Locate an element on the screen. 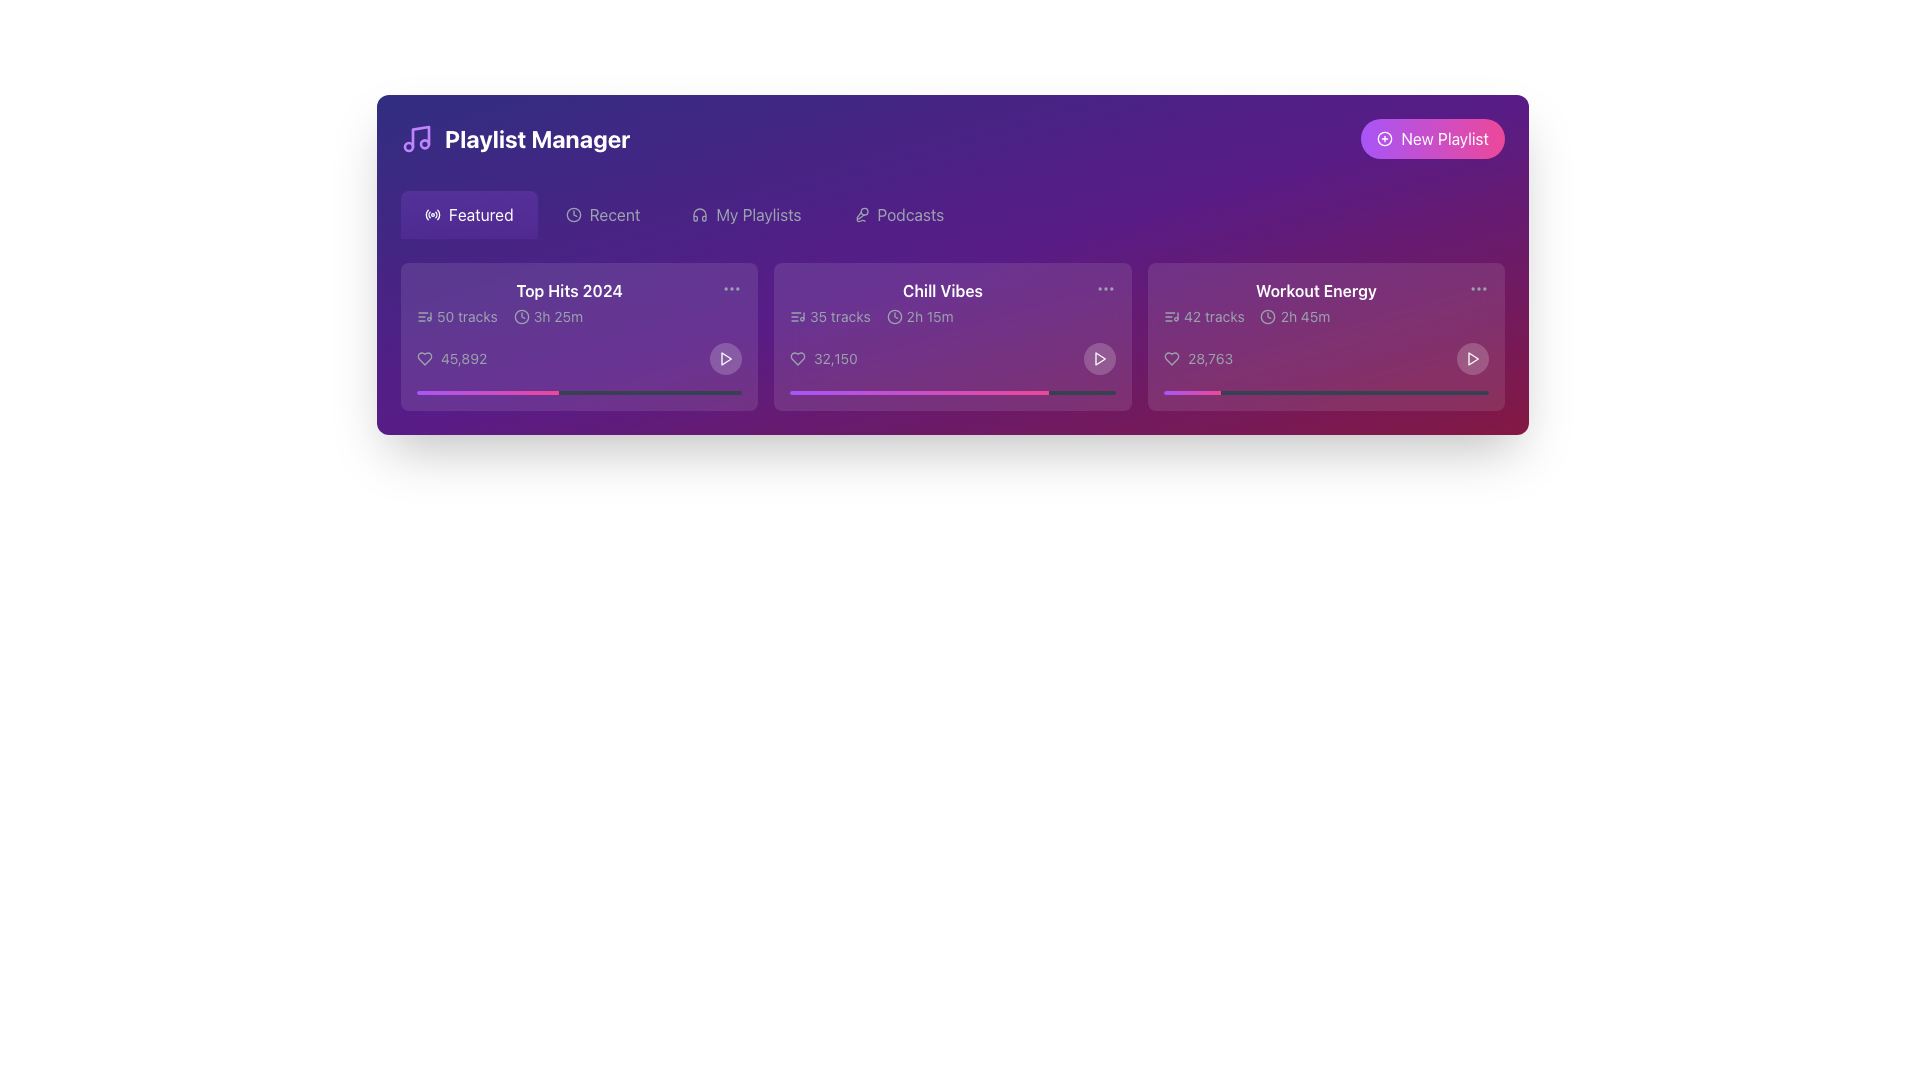 The image size is (1920, 1080). the text label that serves as the title of the playlist, located at the top of the first card in a horizontally aligned row of playlist cards is located at coordinates (568, 290).